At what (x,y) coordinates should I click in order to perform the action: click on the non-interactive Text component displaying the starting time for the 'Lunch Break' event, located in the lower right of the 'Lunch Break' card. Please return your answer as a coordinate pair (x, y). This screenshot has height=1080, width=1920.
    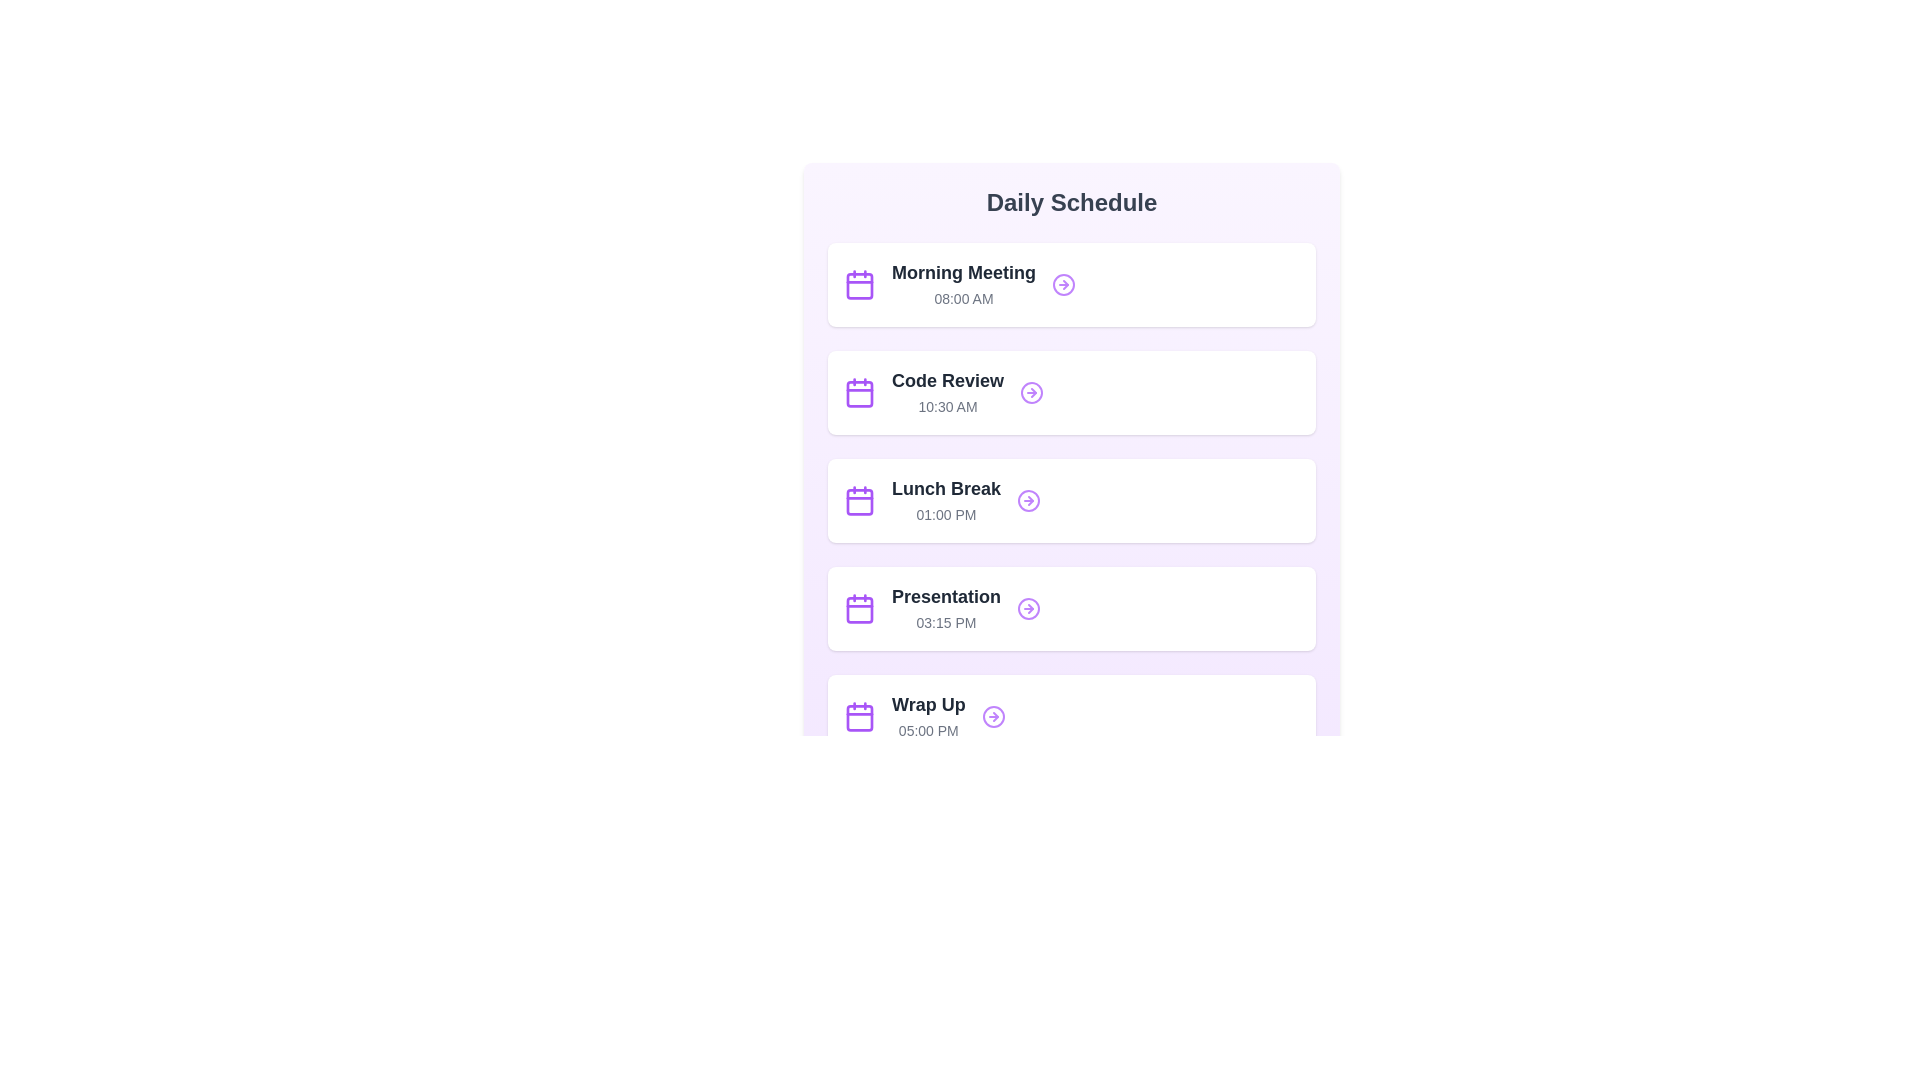
    Looking at the image, I should click on (945, 514).